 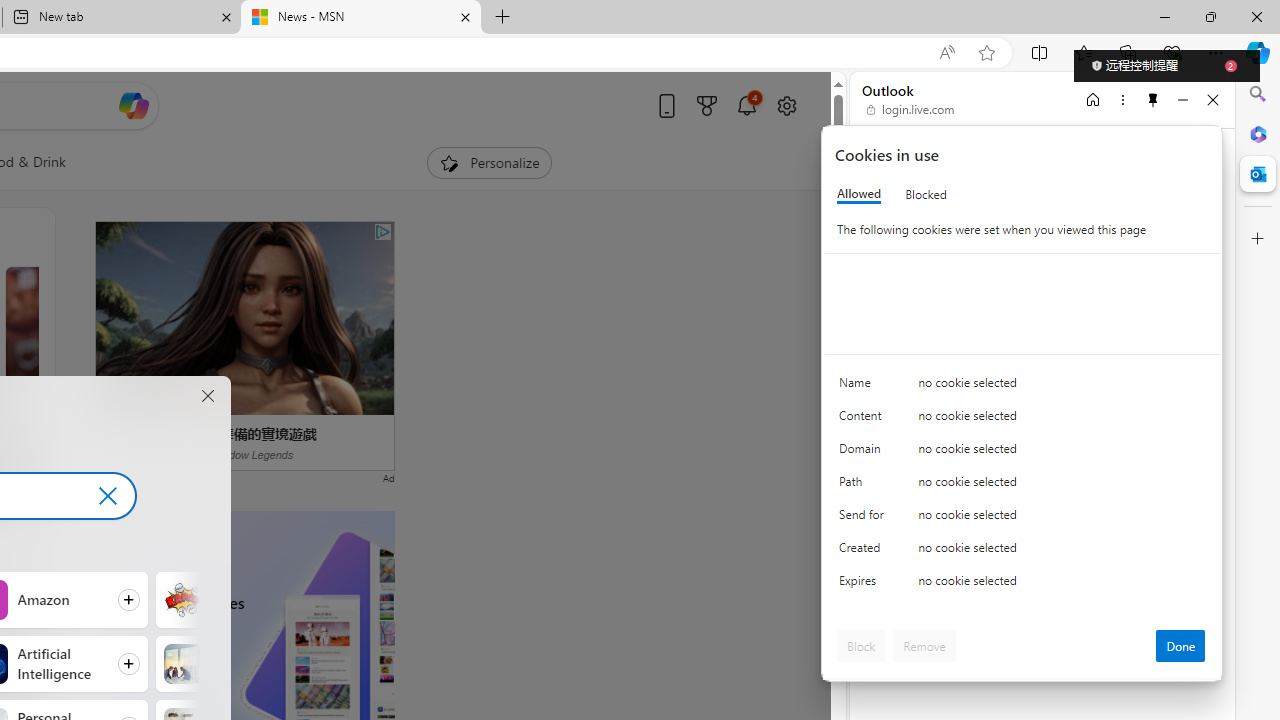 I want to click on 'News - MSN', so click(x=360, y=17).